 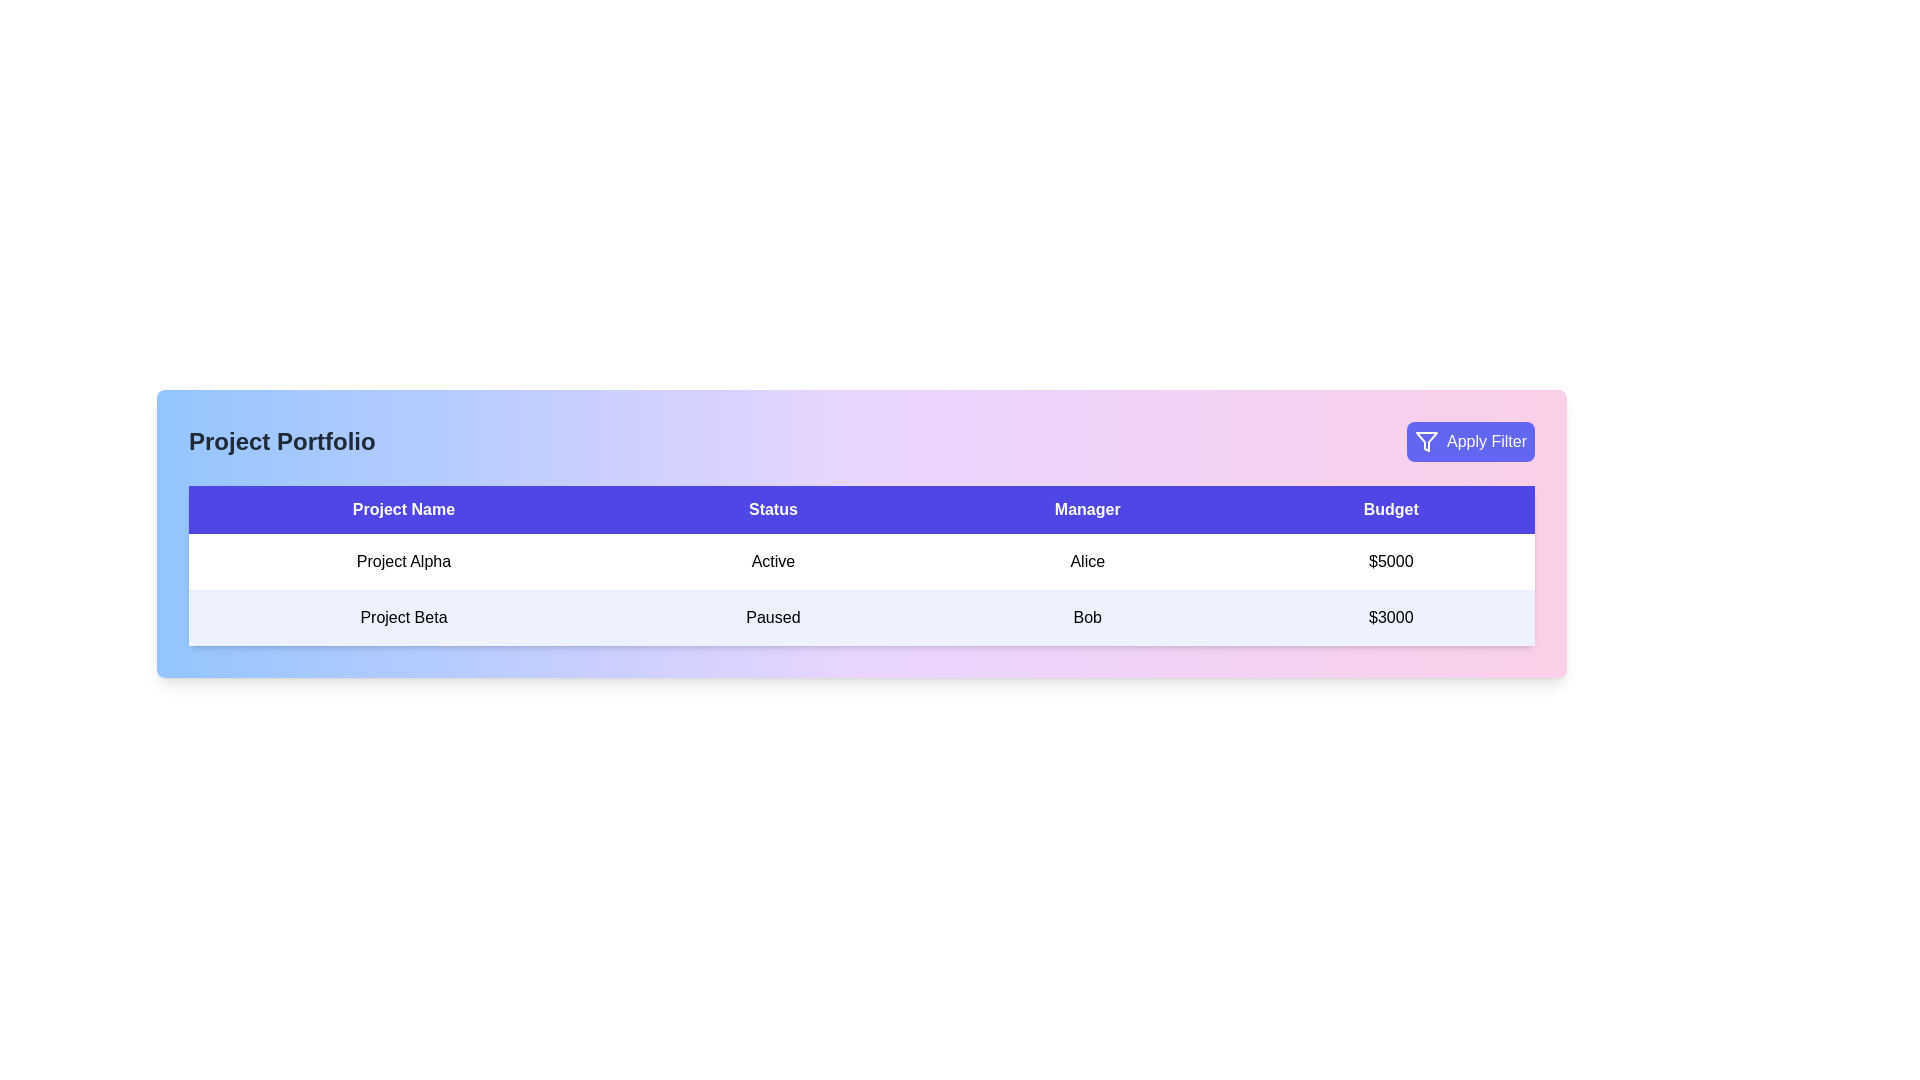 What do you see at coordinates (402, 616) in the screenshot?
I see `the text label displaying 'Project Beta' in the leftmost position of the second data row of the table` at bounding box center [402, 616].